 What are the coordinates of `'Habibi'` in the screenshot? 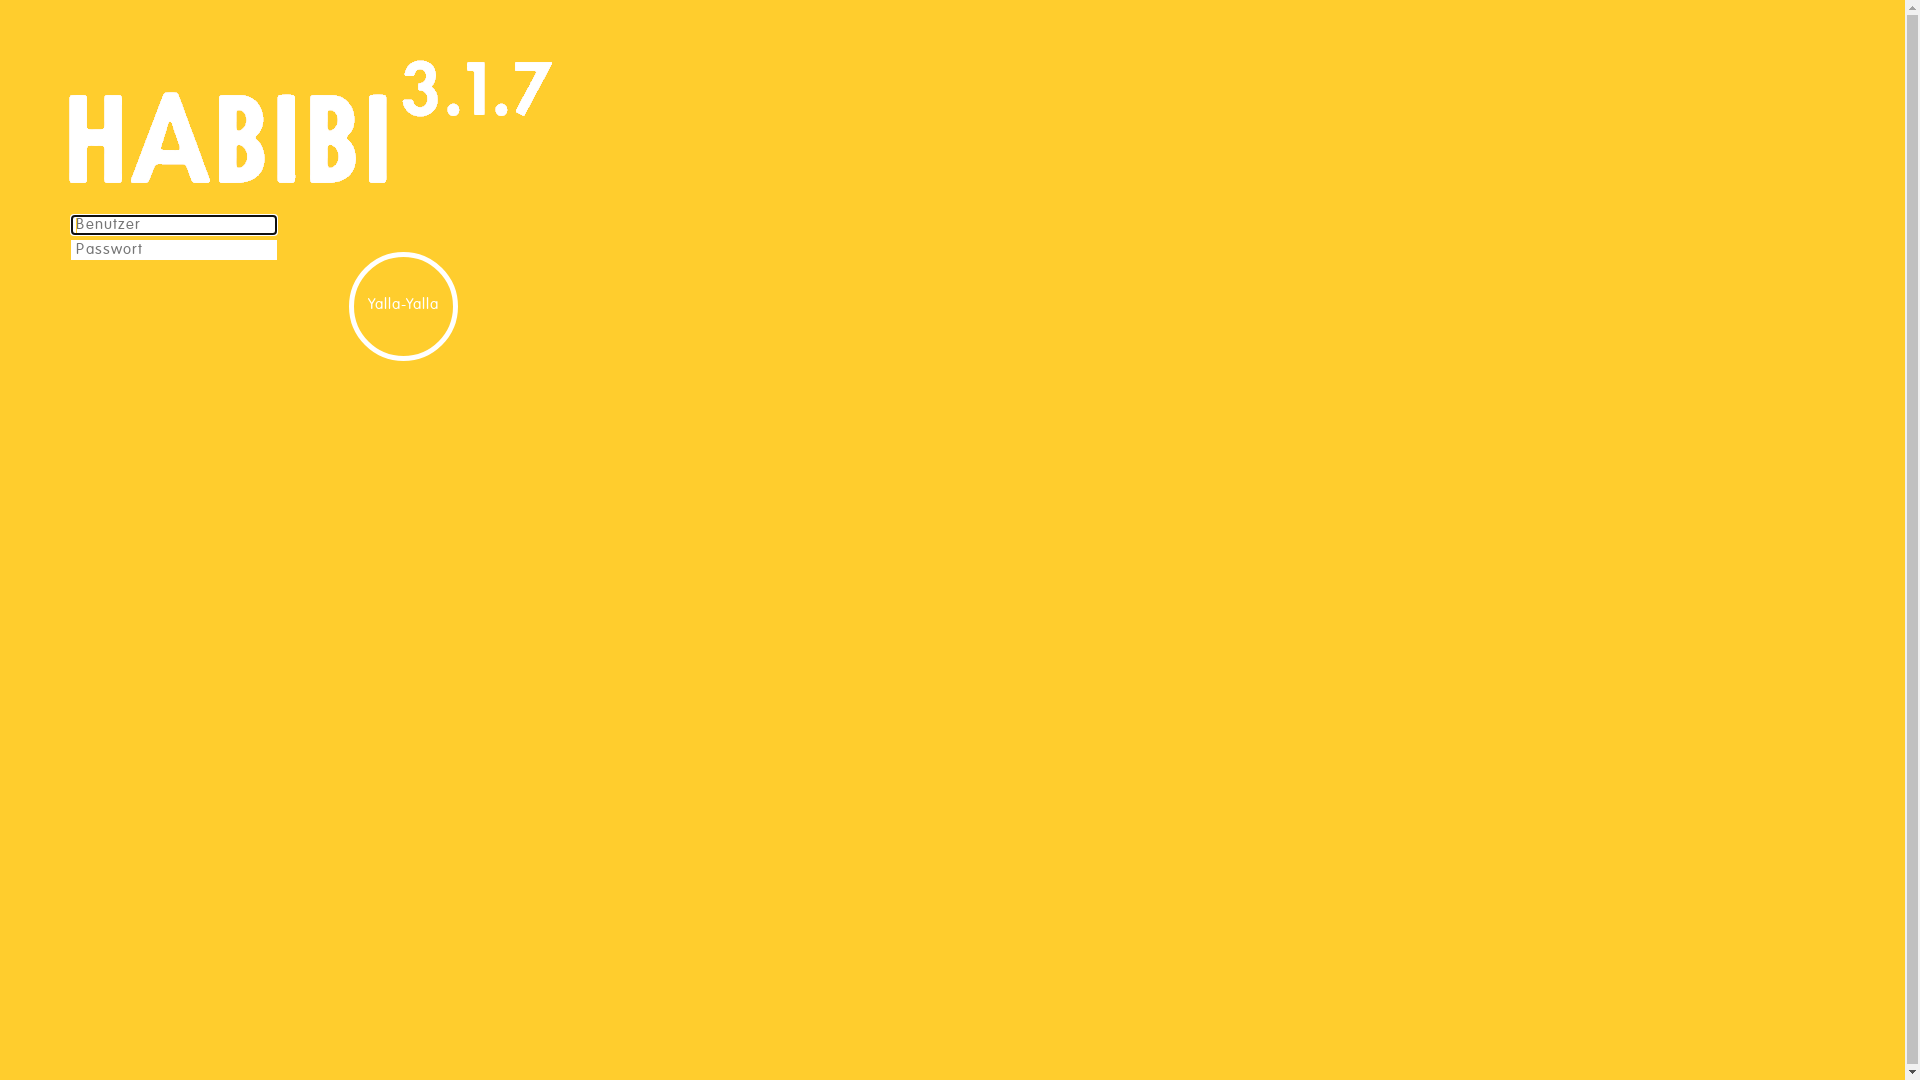 It's located at (419, 119).